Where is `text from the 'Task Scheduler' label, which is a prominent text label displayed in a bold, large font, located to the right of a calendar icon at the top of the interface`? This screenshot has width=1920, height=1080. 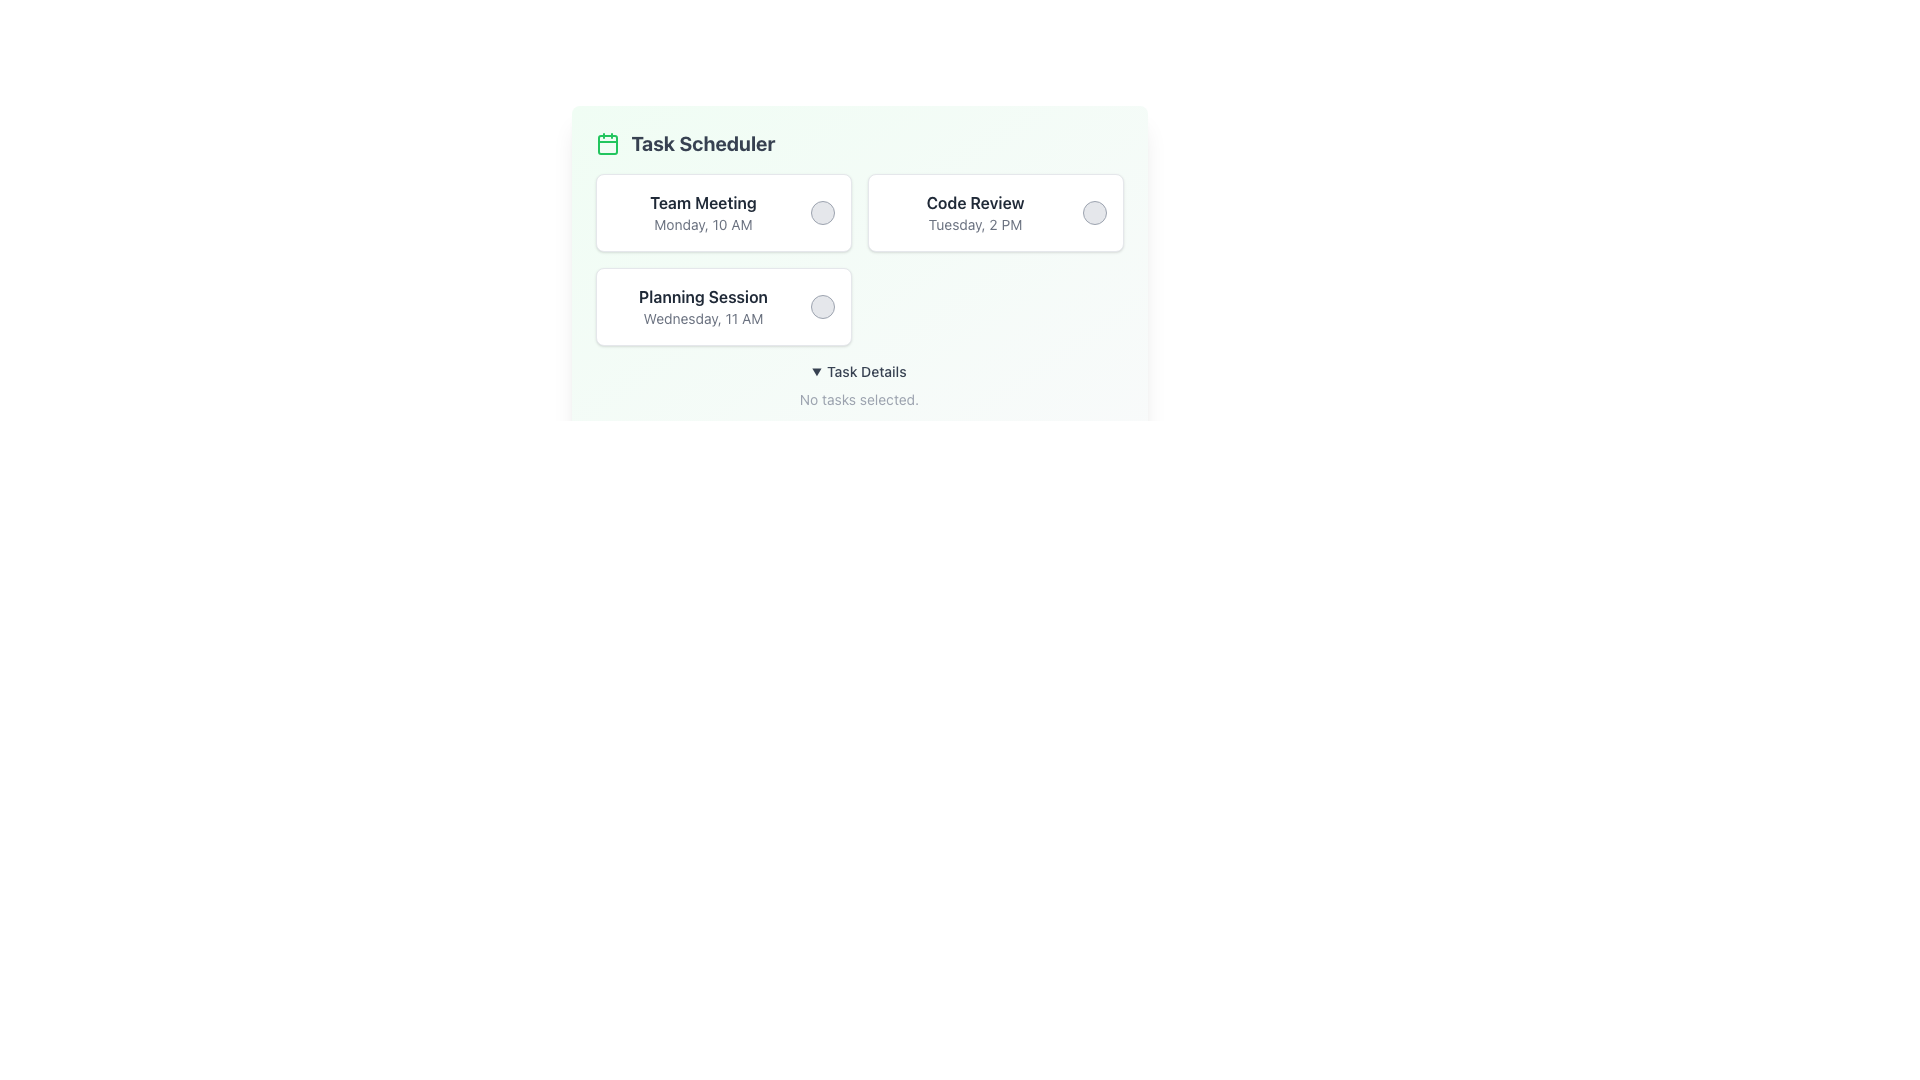 text from the 'Task Scheduler' label, which is a prominent text label displayed in a bold, large font, located to the right of a calendar icon at the top of the interface is located at coordinates (703, 142).